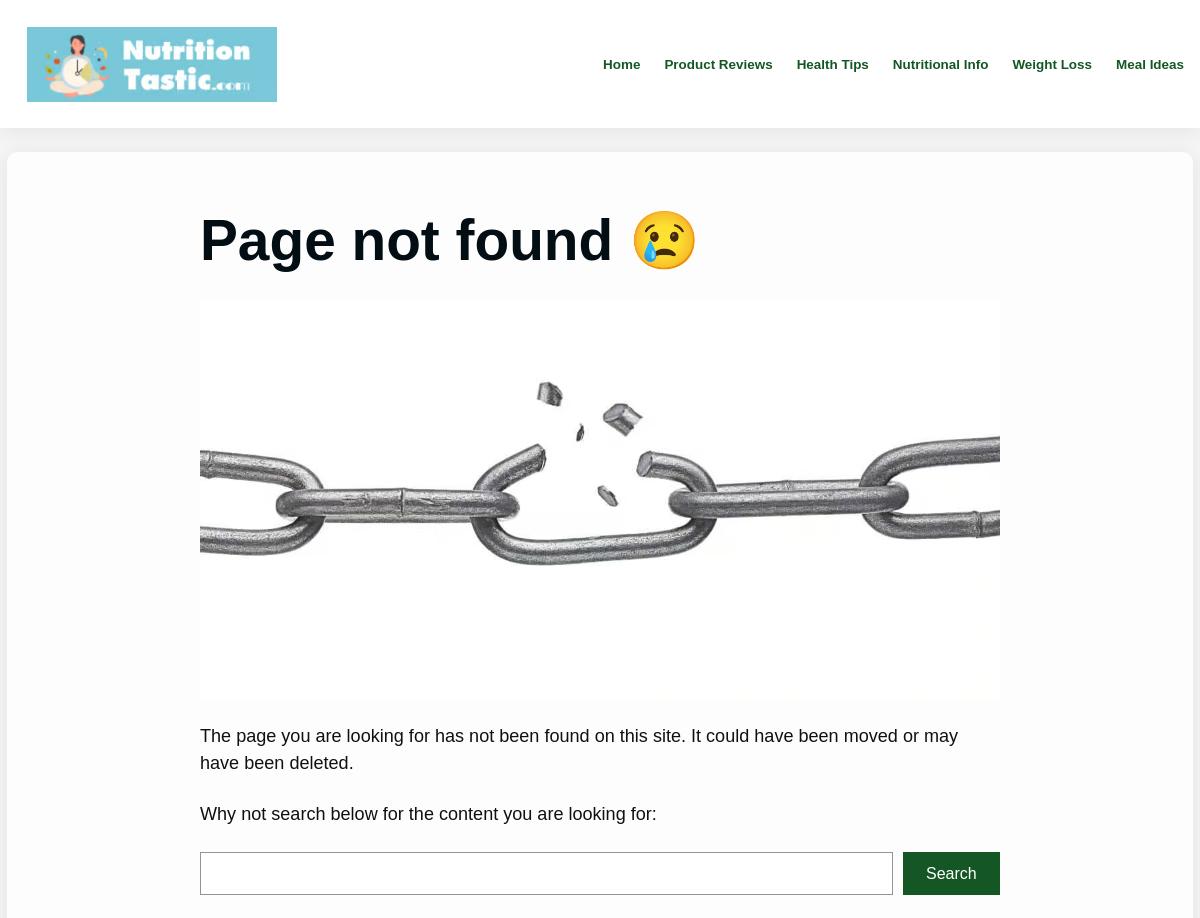 The width and height of the screenshot is (1200, 918). What do you see at coordinates (939, 63) in the screenshot?
I see `'Nutritional Info'` at bounding box center [939, 63].